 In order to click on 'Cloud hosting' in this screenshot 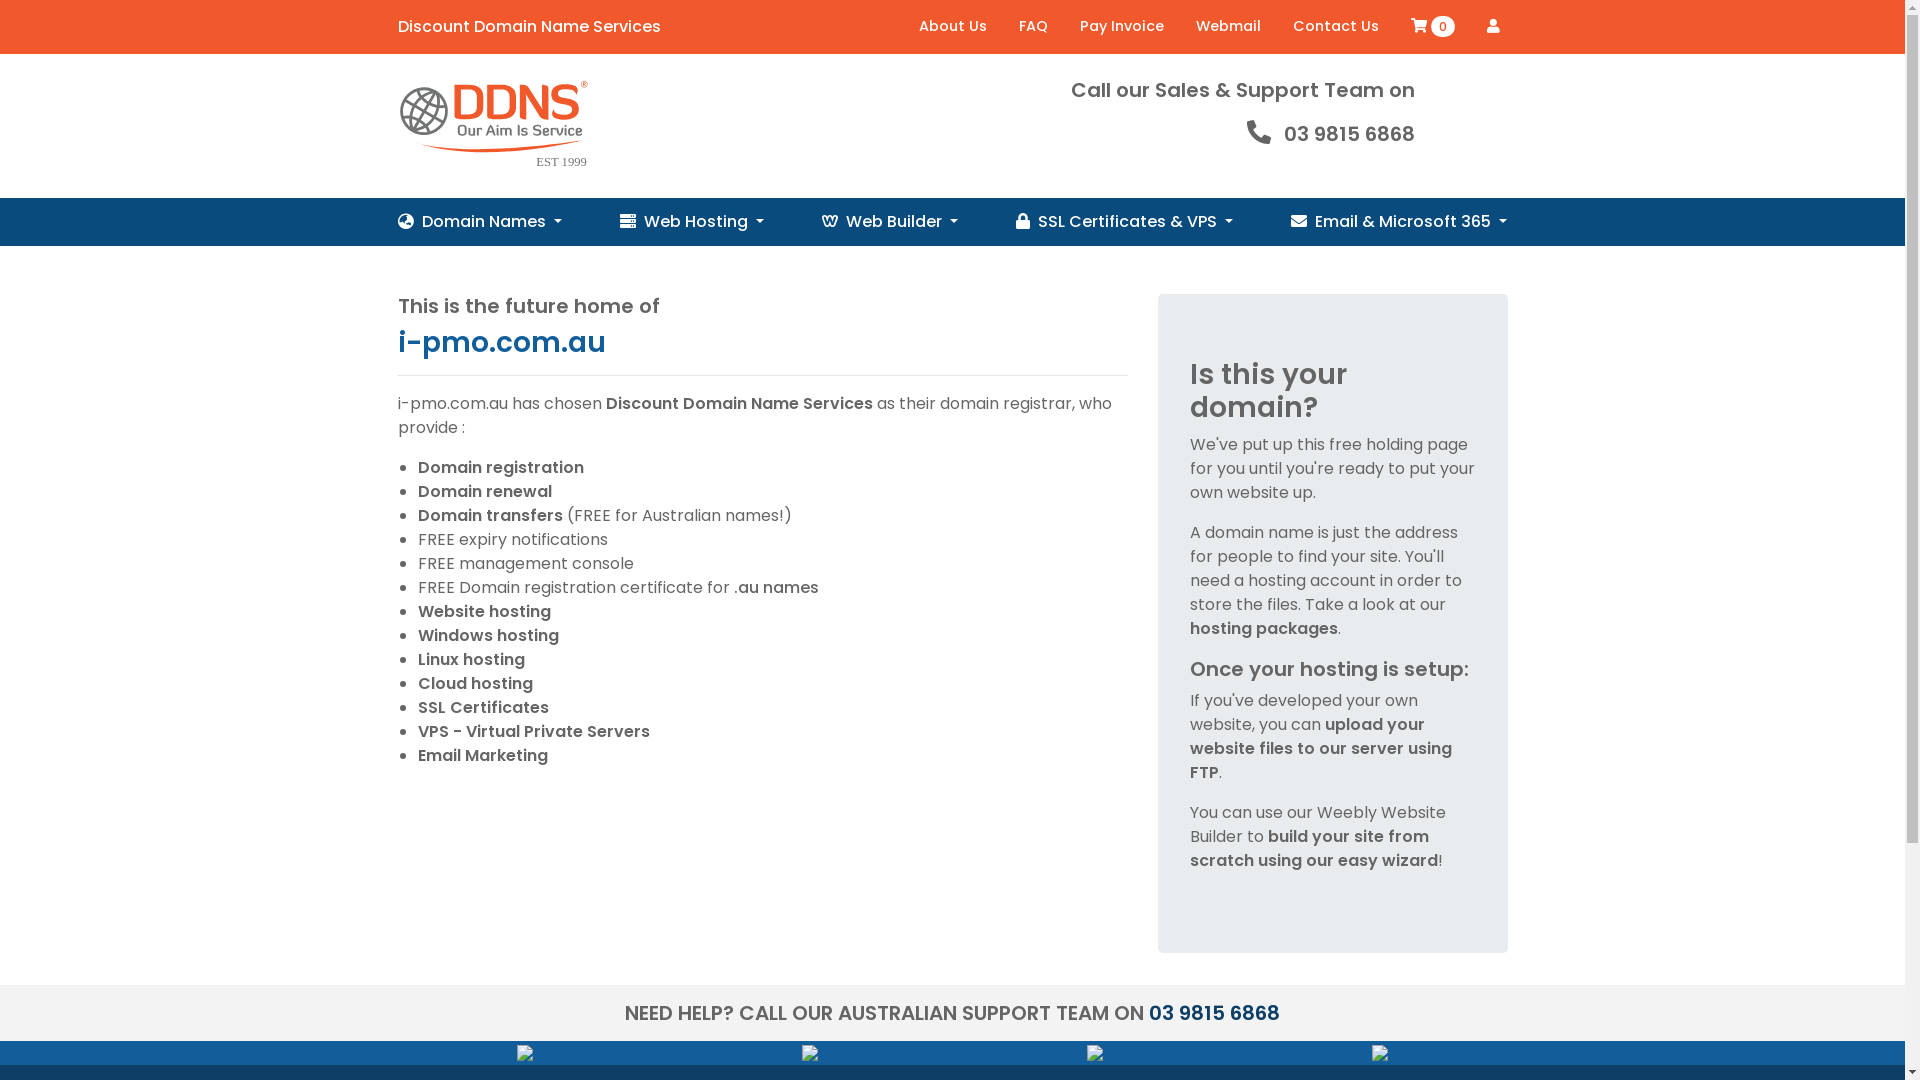, I will do `click(474, 682)`.